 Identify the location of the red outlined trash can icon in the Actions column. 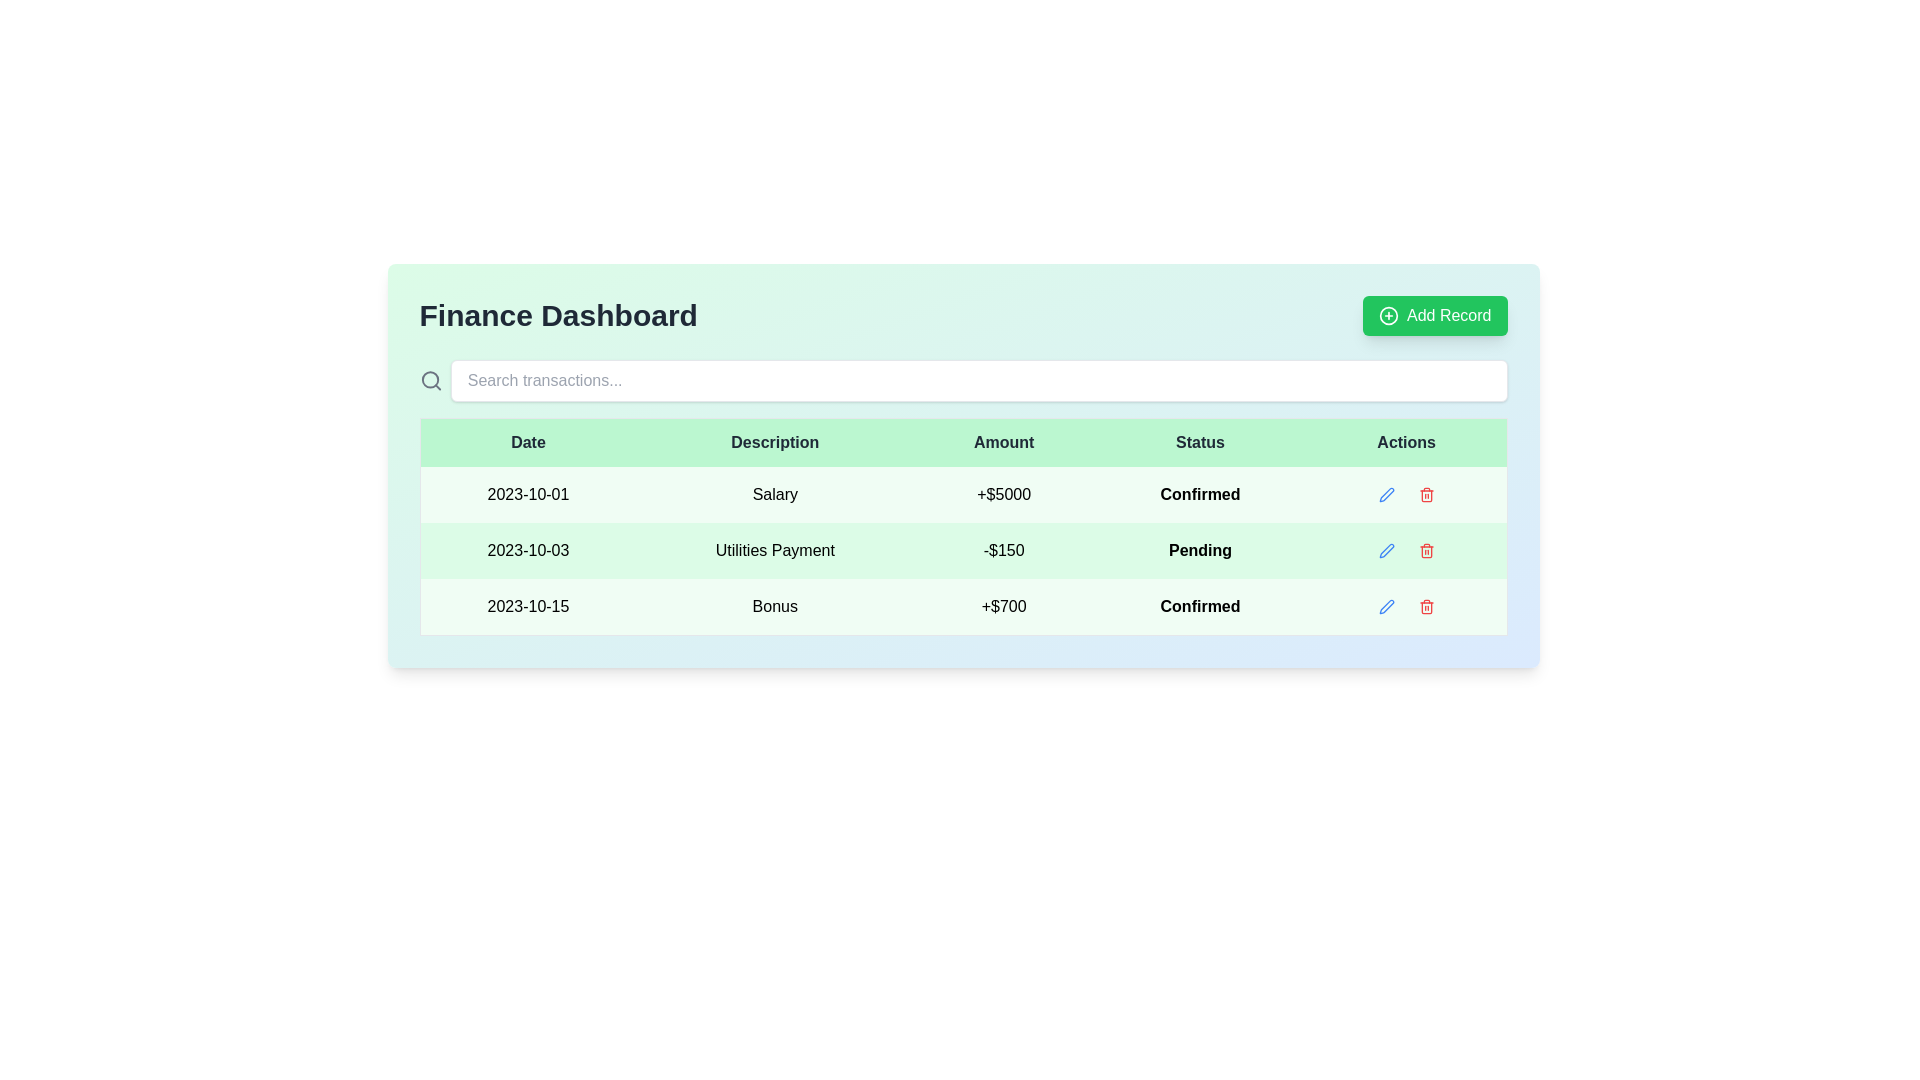
(1425, 494).